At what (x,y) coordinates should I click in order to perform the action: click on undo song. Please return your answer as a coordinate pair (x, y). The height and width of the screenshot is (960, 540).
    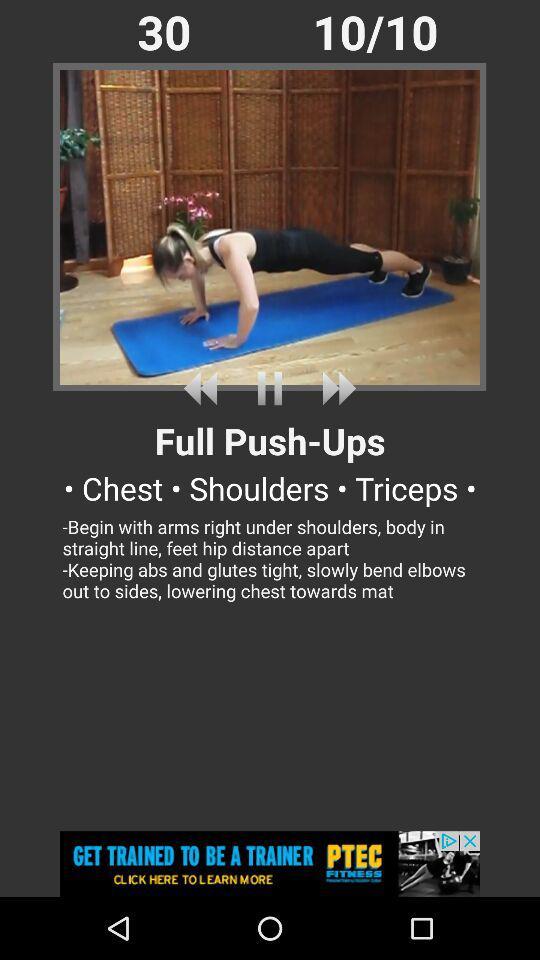
    Looking at the image, I should click on (203, 387).